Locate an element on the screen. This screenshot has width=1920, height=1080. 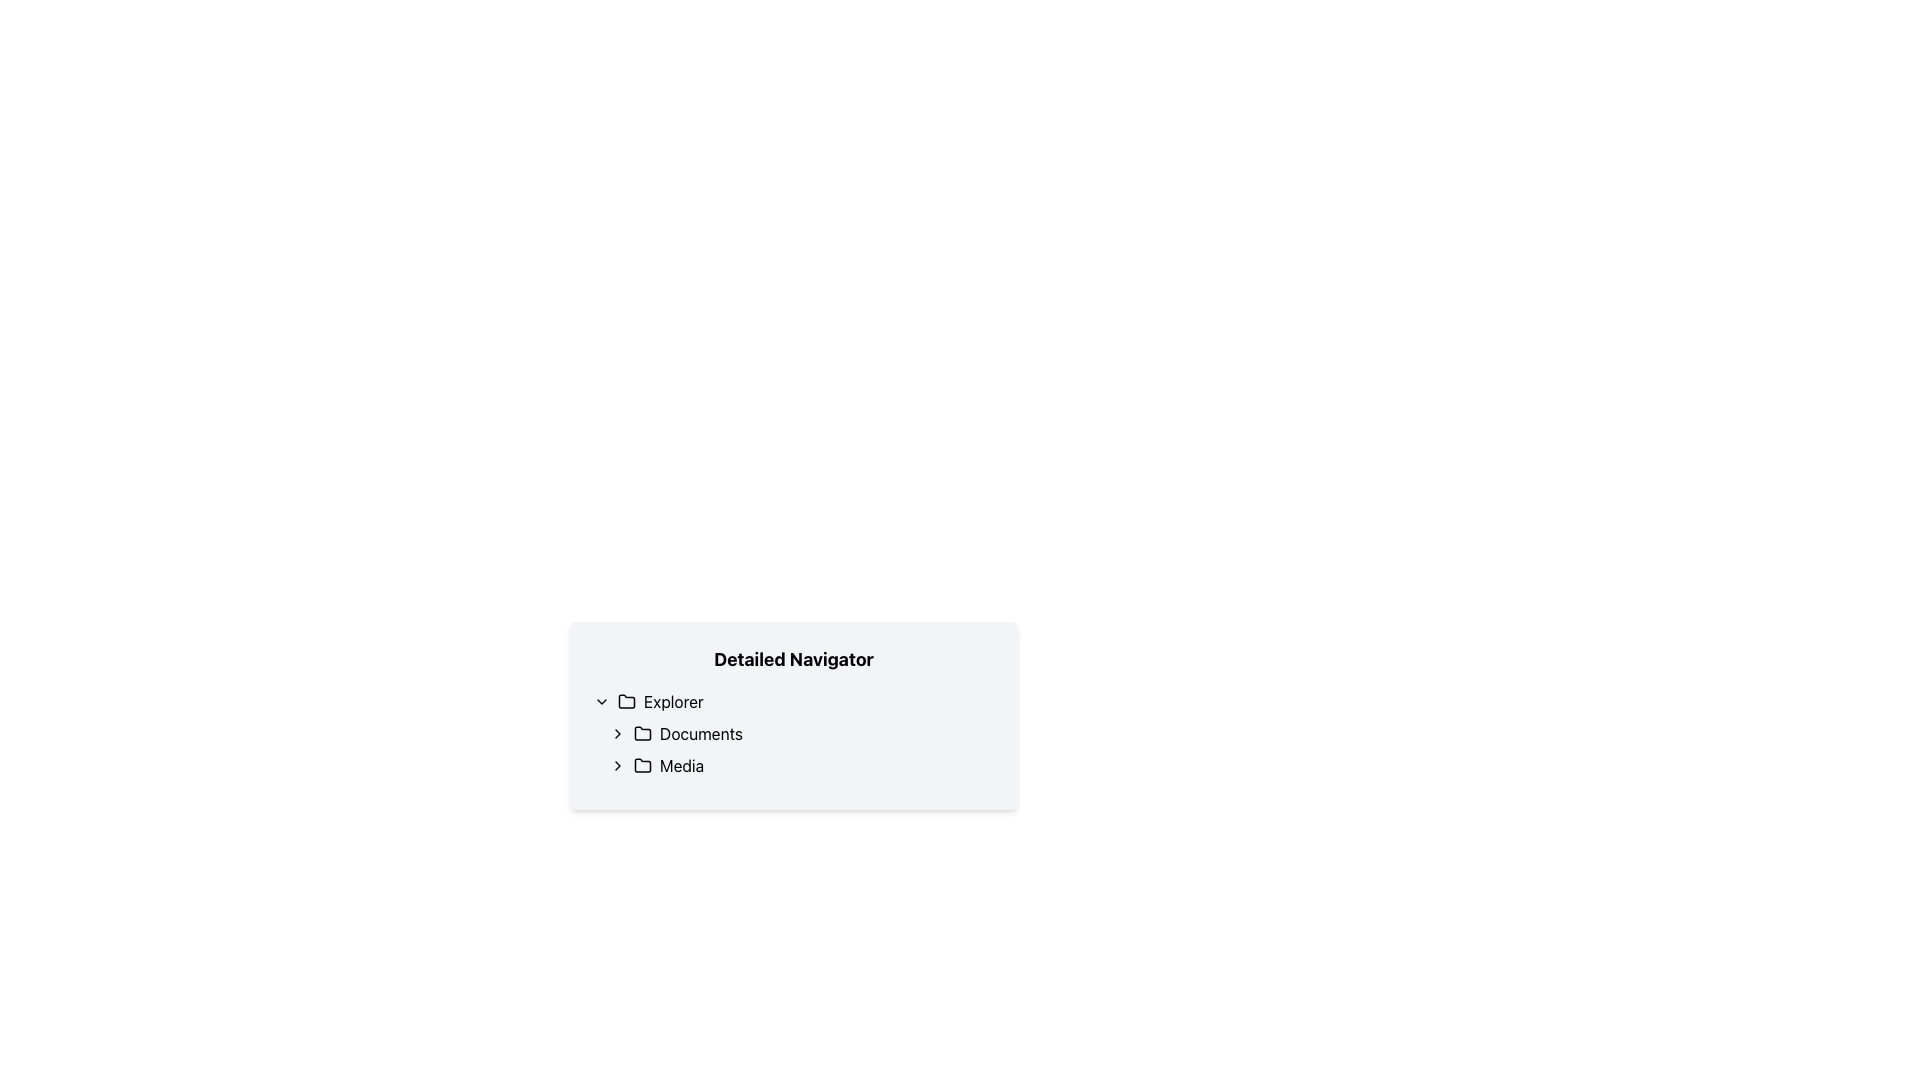
the 'Media' text label is located at coordinates (681, 765).